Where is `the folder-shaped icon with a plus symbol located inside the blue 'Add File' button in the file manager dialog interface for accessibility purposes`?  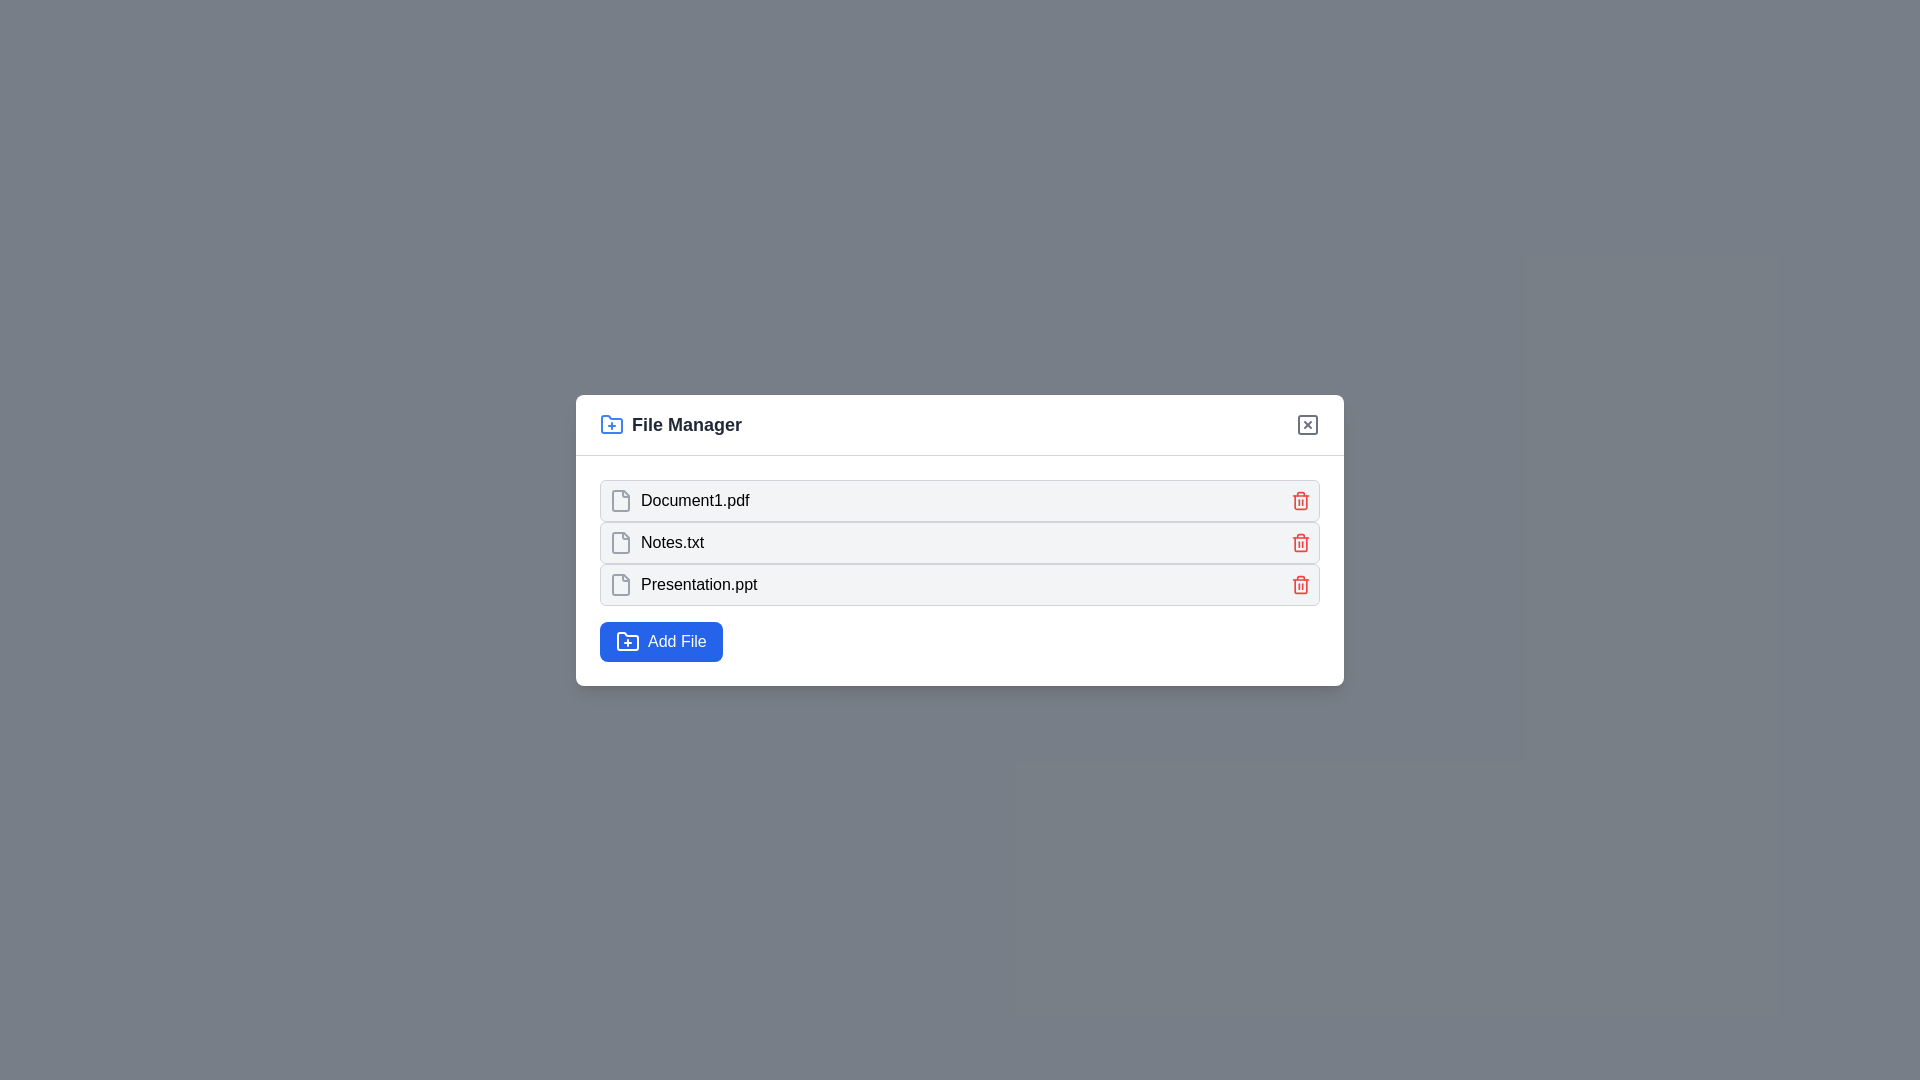 the folder-shaped icon with a plus symbol located inside the blue 'Add File' button in the file manager dialog interface for accessibility purposes is located at coordinates (627, 641).